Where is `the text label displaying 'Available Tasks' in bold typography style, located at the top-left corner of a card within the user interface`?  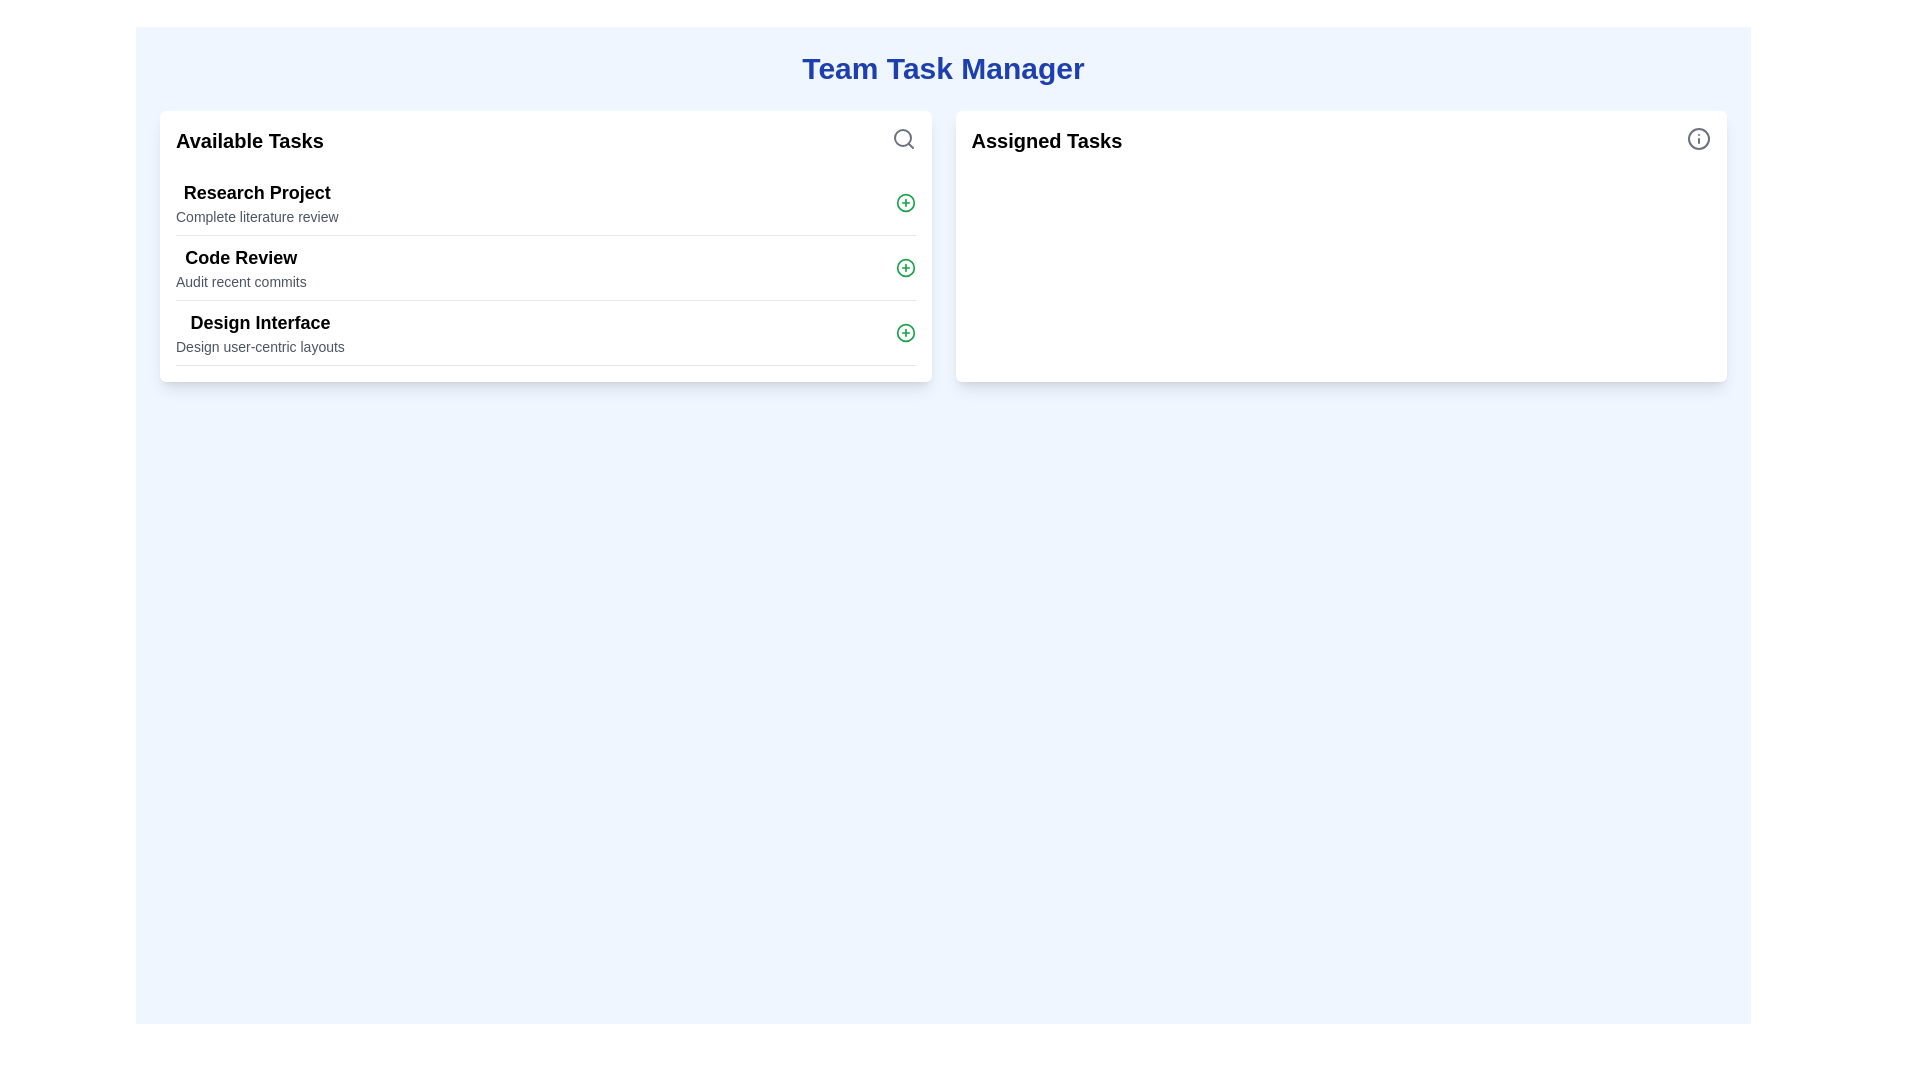 the text label displaying 'Available Tasks' in bold typography style, located at the top-left corner of a card within the user interface is located at coordinates (248, 140).